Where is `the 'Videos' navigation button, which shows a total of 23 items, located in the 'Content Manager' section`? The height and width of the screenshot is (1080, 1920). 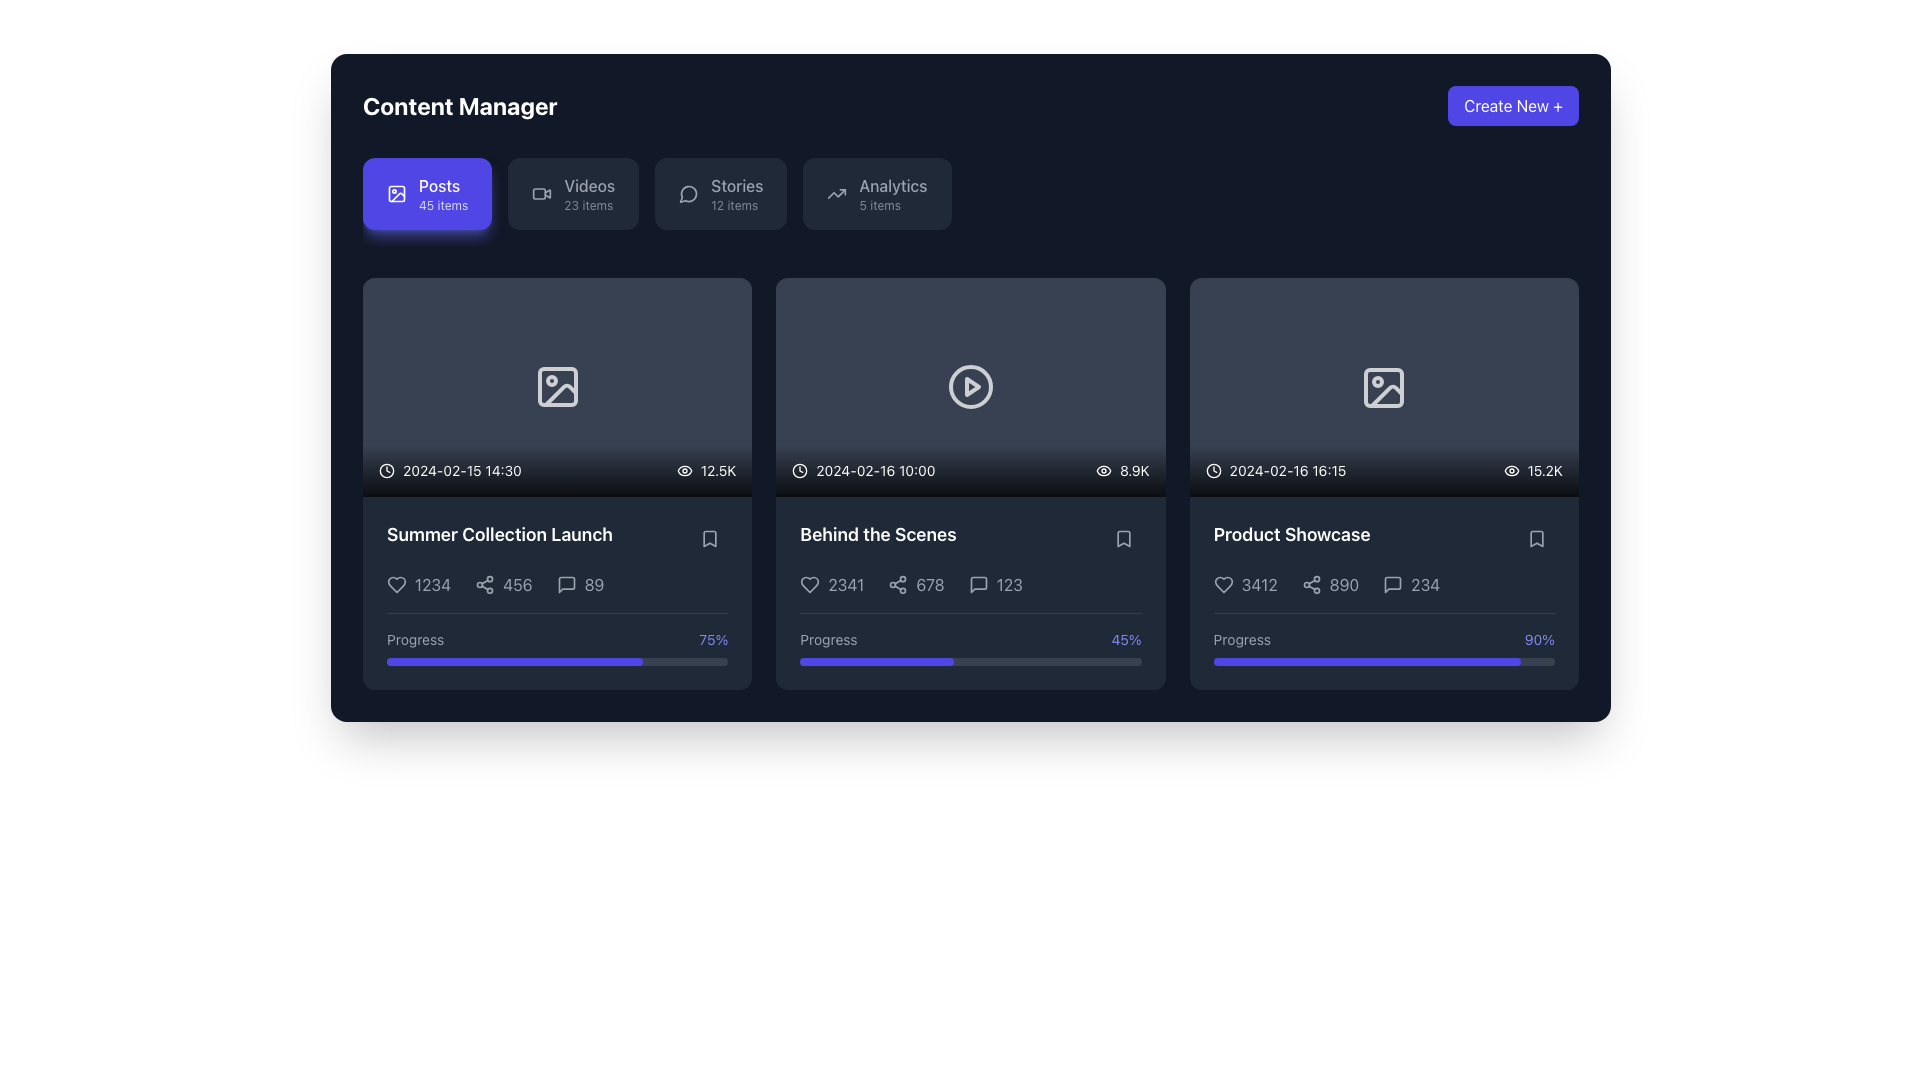
the 'Videos' navigation button, which shows a total of 23 items, located in the 'Content Manager' section is located at coordinates (588, 193).